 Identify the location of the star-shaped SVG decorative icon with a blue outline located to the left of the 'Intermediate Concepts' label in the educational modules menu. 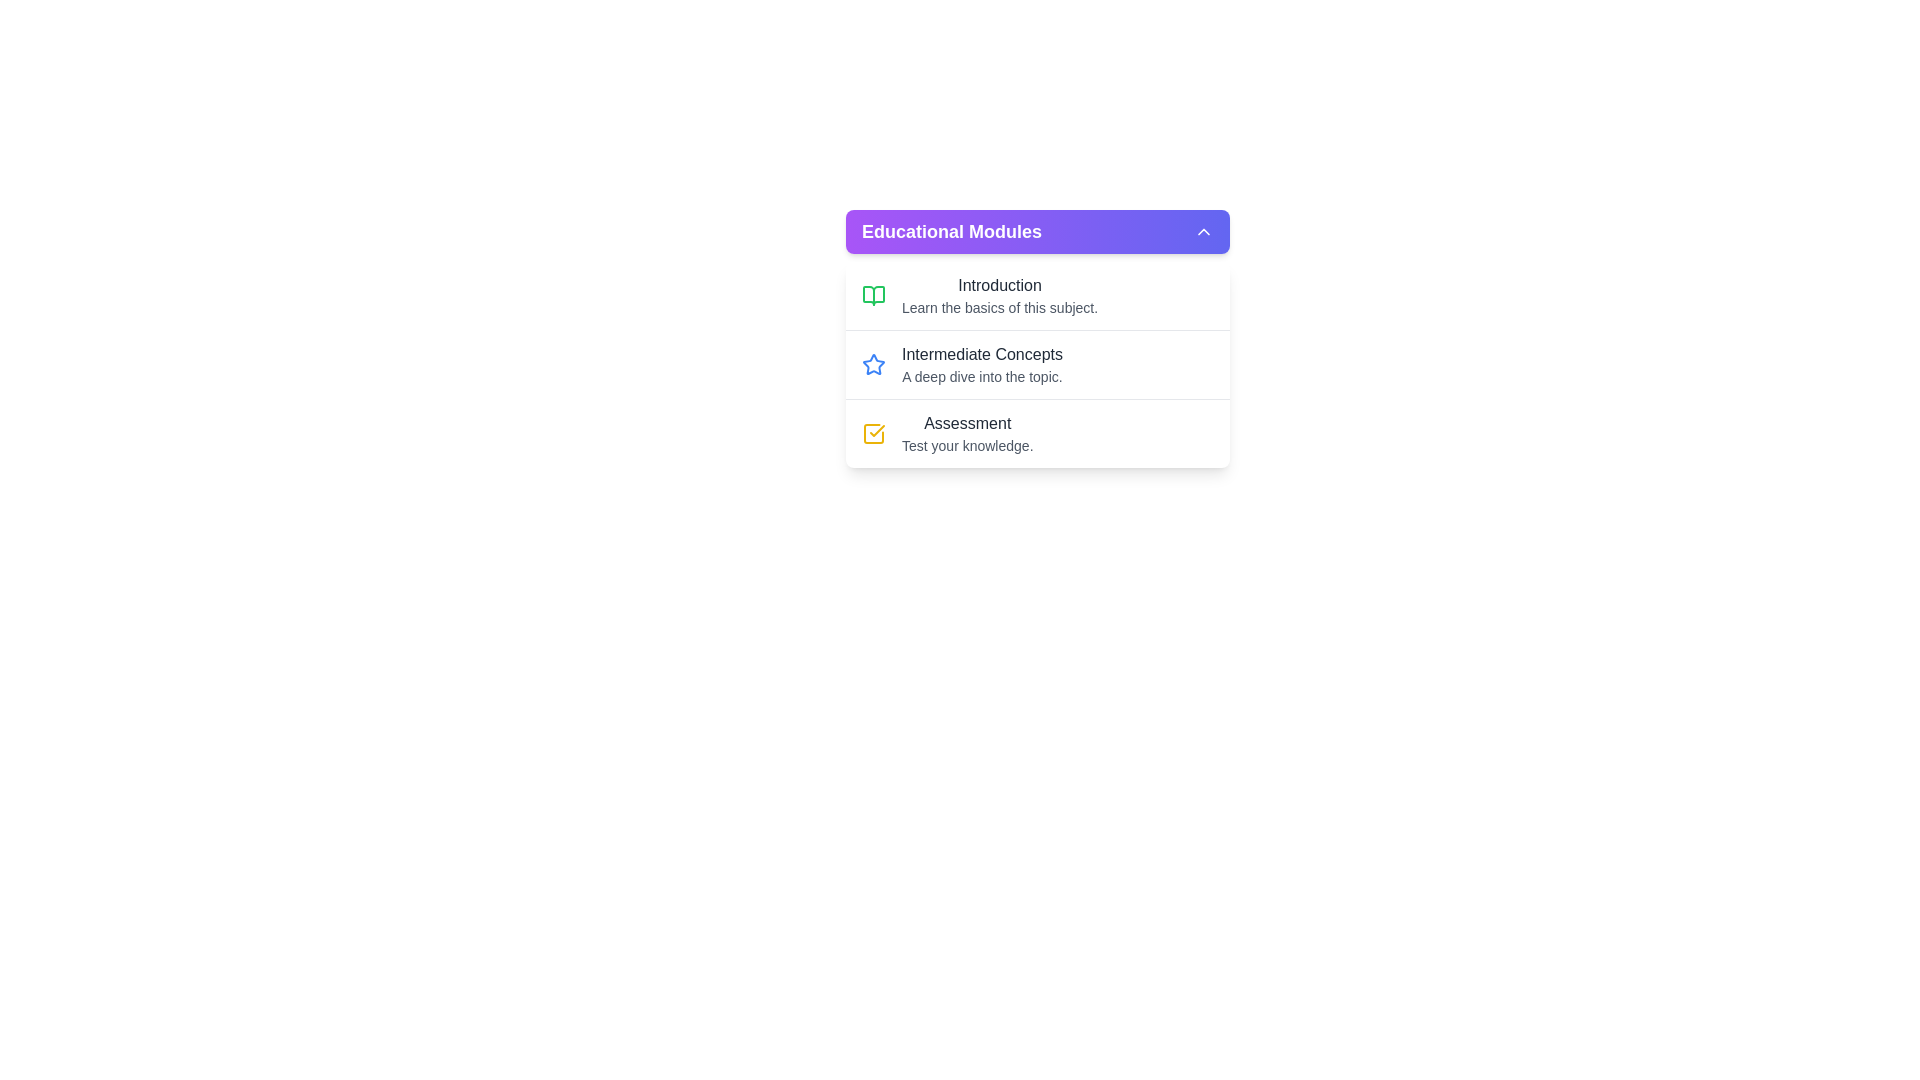
(873, 365).